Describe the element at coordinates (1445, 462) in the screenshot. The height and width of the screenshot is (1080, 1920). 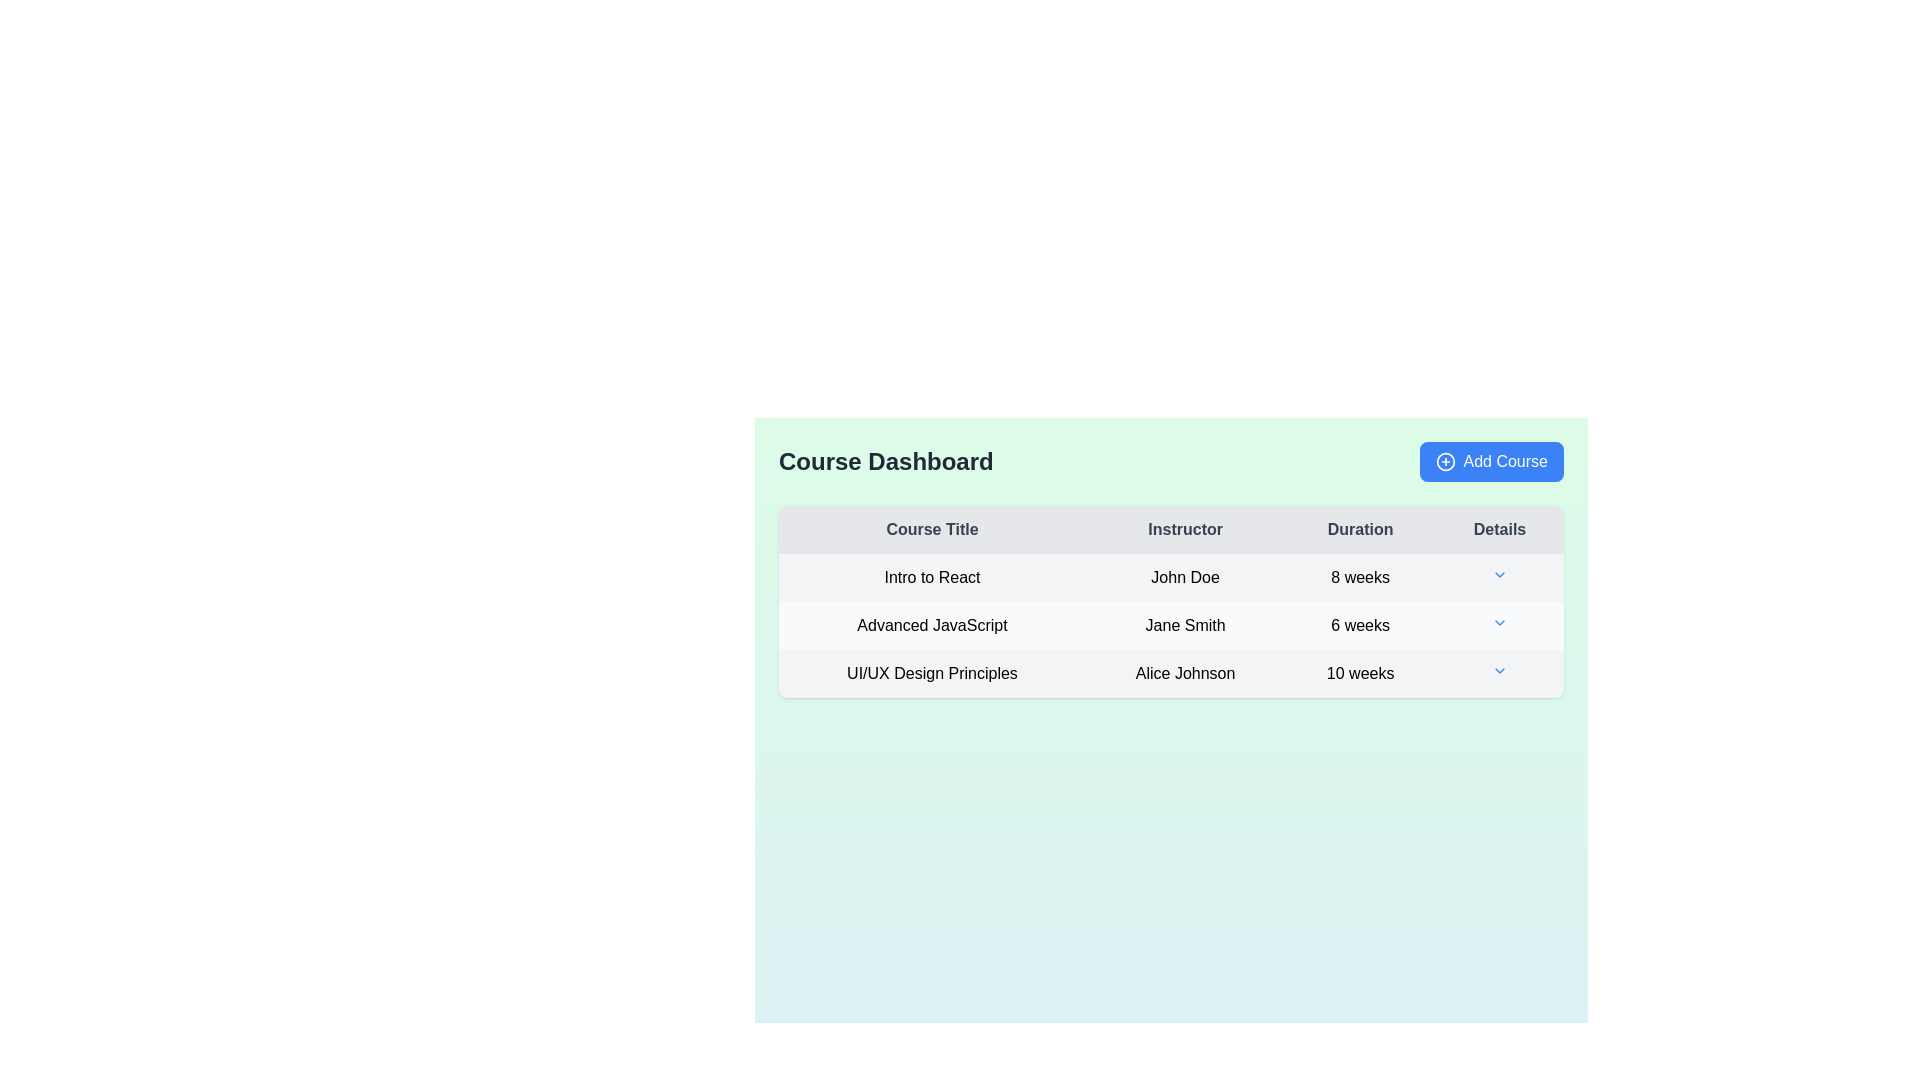
I see `circular '+' icon located within the blue rectangular 'Add Course' button, positioned towards the left edge of the button` at that location.